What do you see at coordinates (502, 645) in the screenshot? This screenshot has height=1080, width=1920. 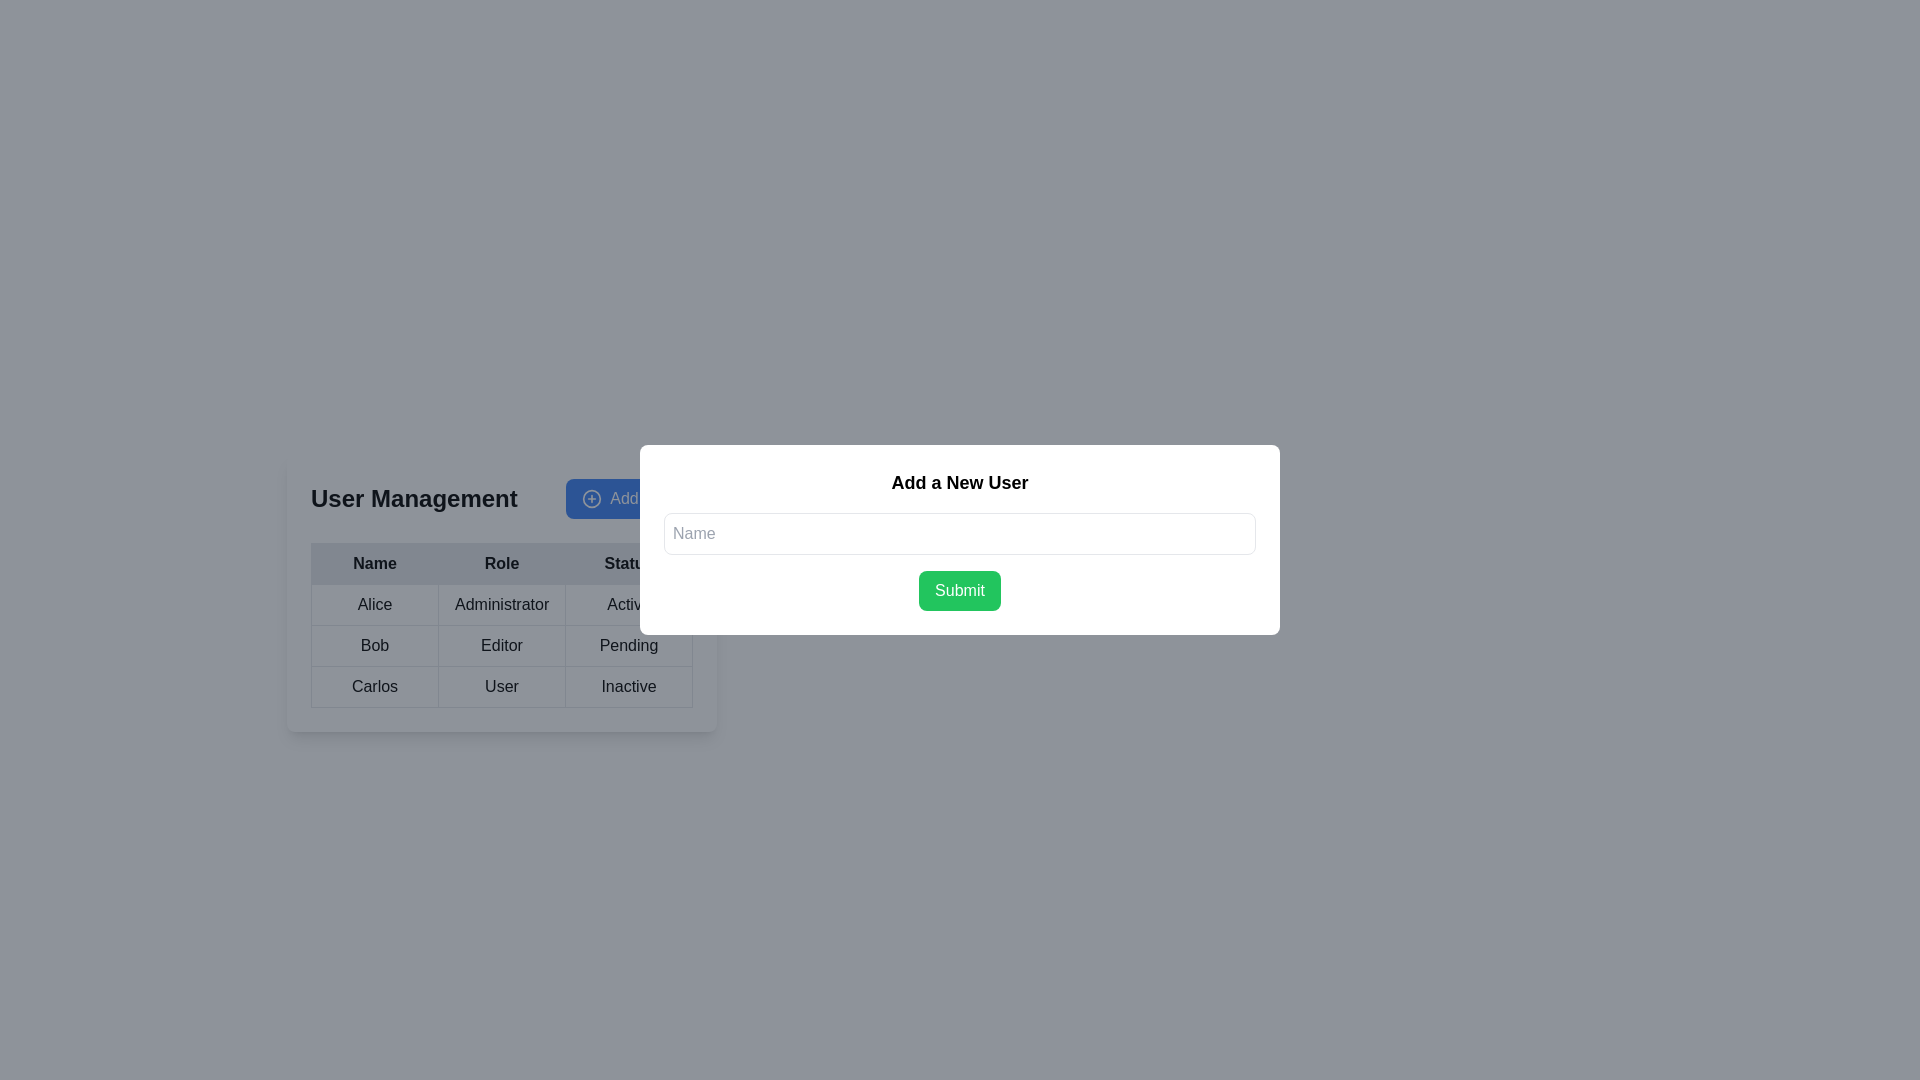 I see `the static text element displaying 'Editor', which is located in the middle column of the table under the 'Role' header` at bounding box center [502, 645].